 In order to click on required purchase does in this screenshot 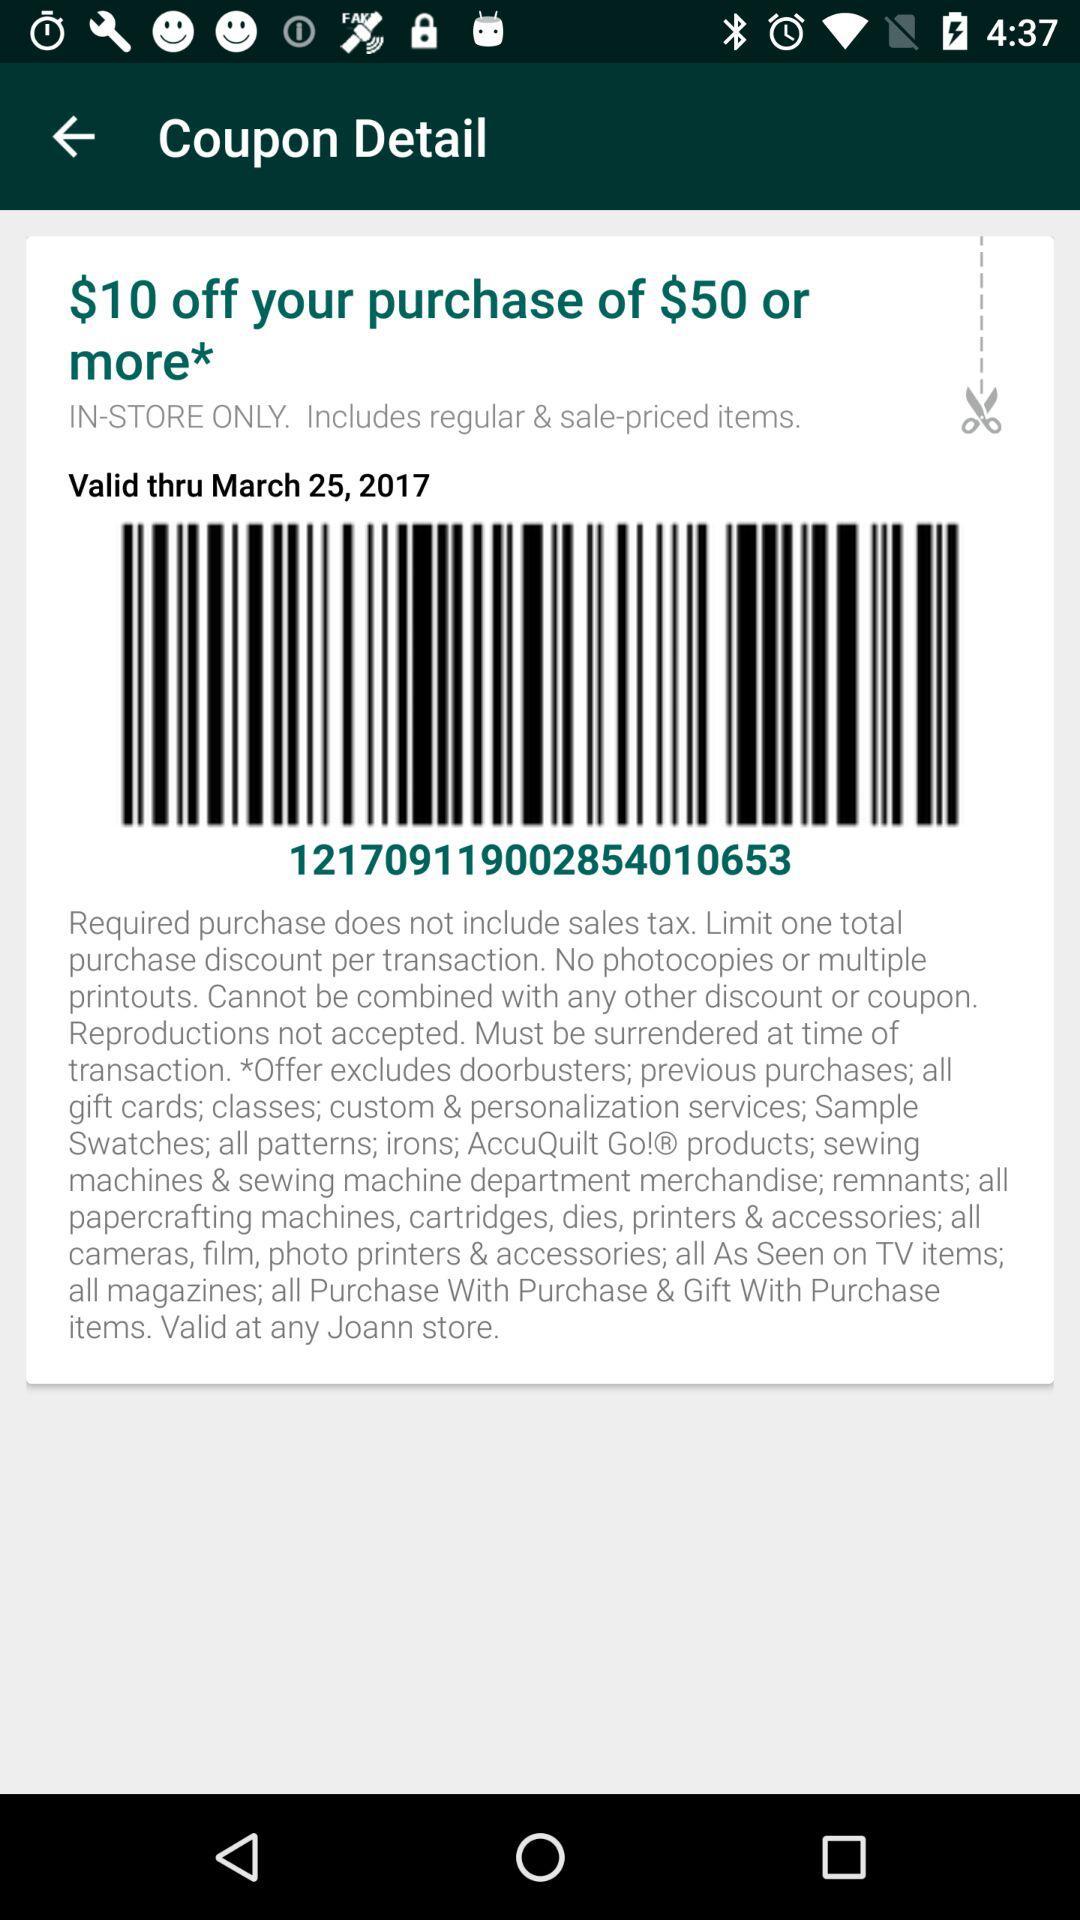, I will do `click(540, 1135)`.